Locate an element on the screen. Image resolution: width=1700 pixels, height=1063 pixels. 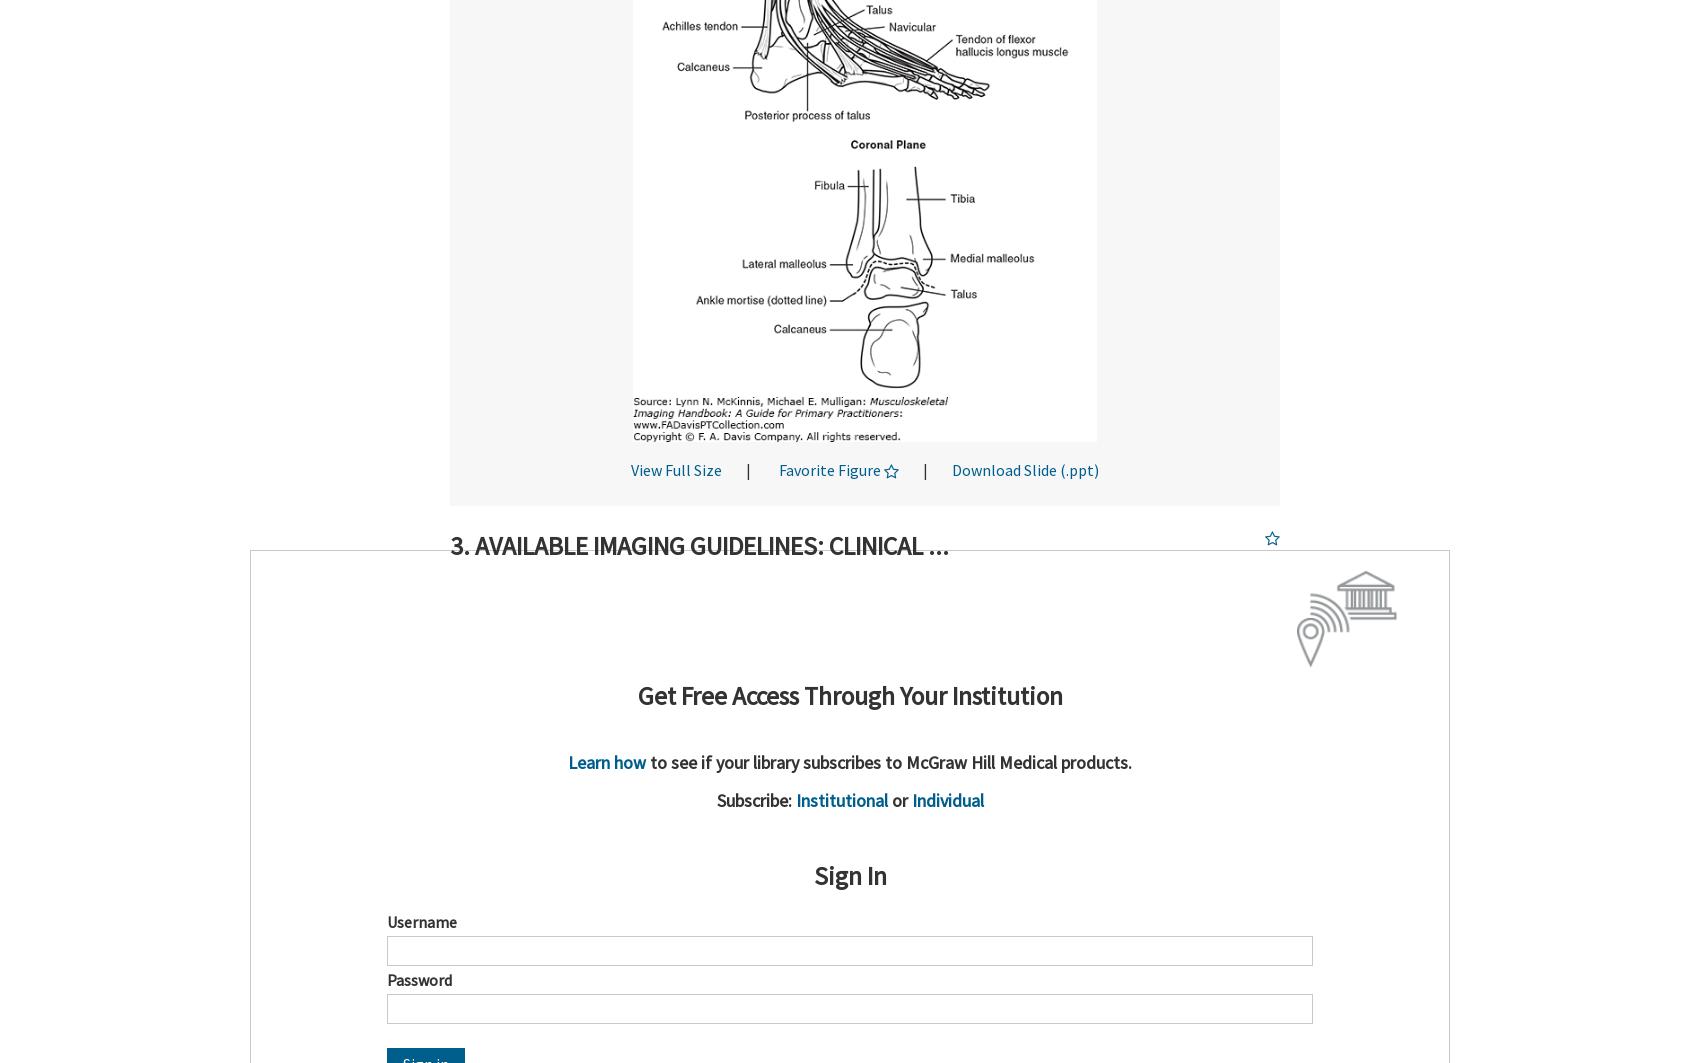
'or' is located at coordinates (898, 798).